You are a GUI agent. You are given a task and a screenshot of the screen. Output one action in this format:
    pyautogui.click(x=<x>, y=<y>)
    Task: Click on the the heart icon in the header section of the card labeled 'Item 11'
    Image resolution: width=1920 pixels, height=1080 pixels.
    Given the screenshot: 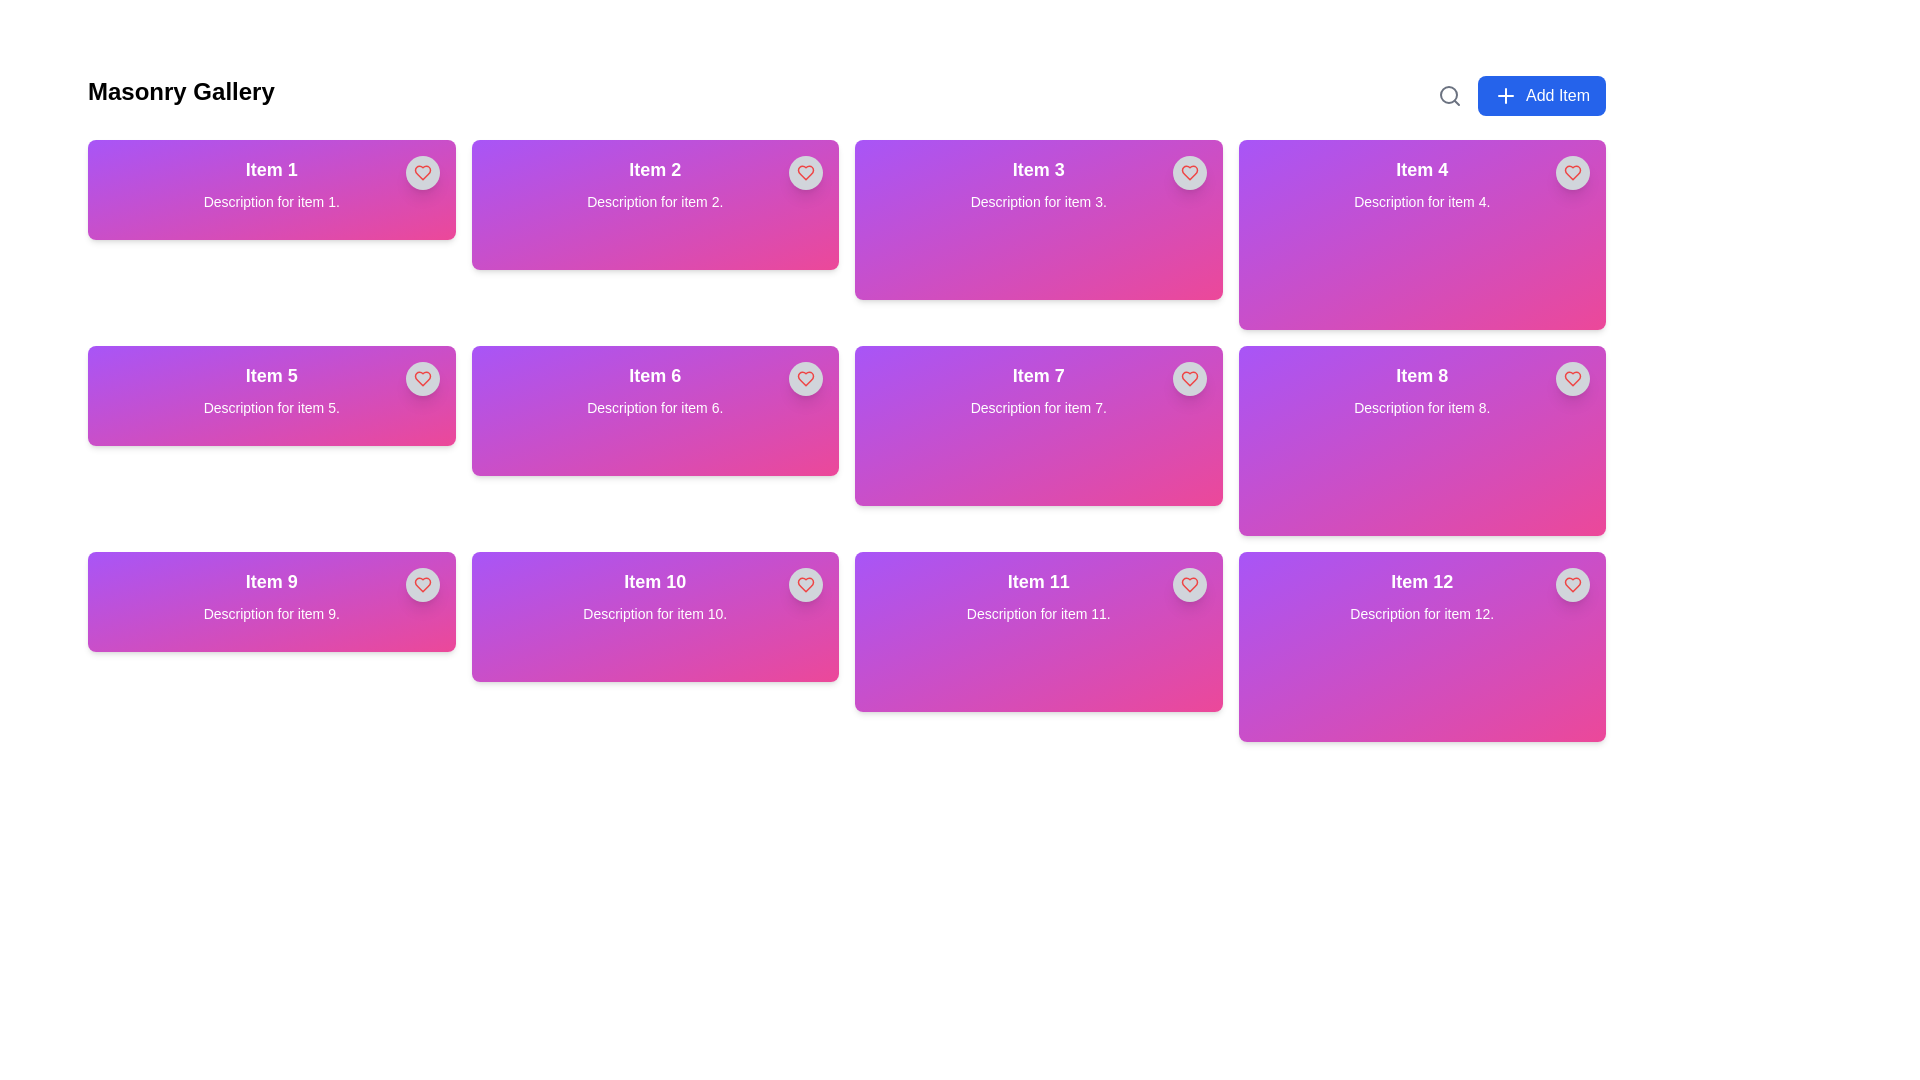 What is the action you would take?
    pyautogui.click(x=1189, y=585)
    